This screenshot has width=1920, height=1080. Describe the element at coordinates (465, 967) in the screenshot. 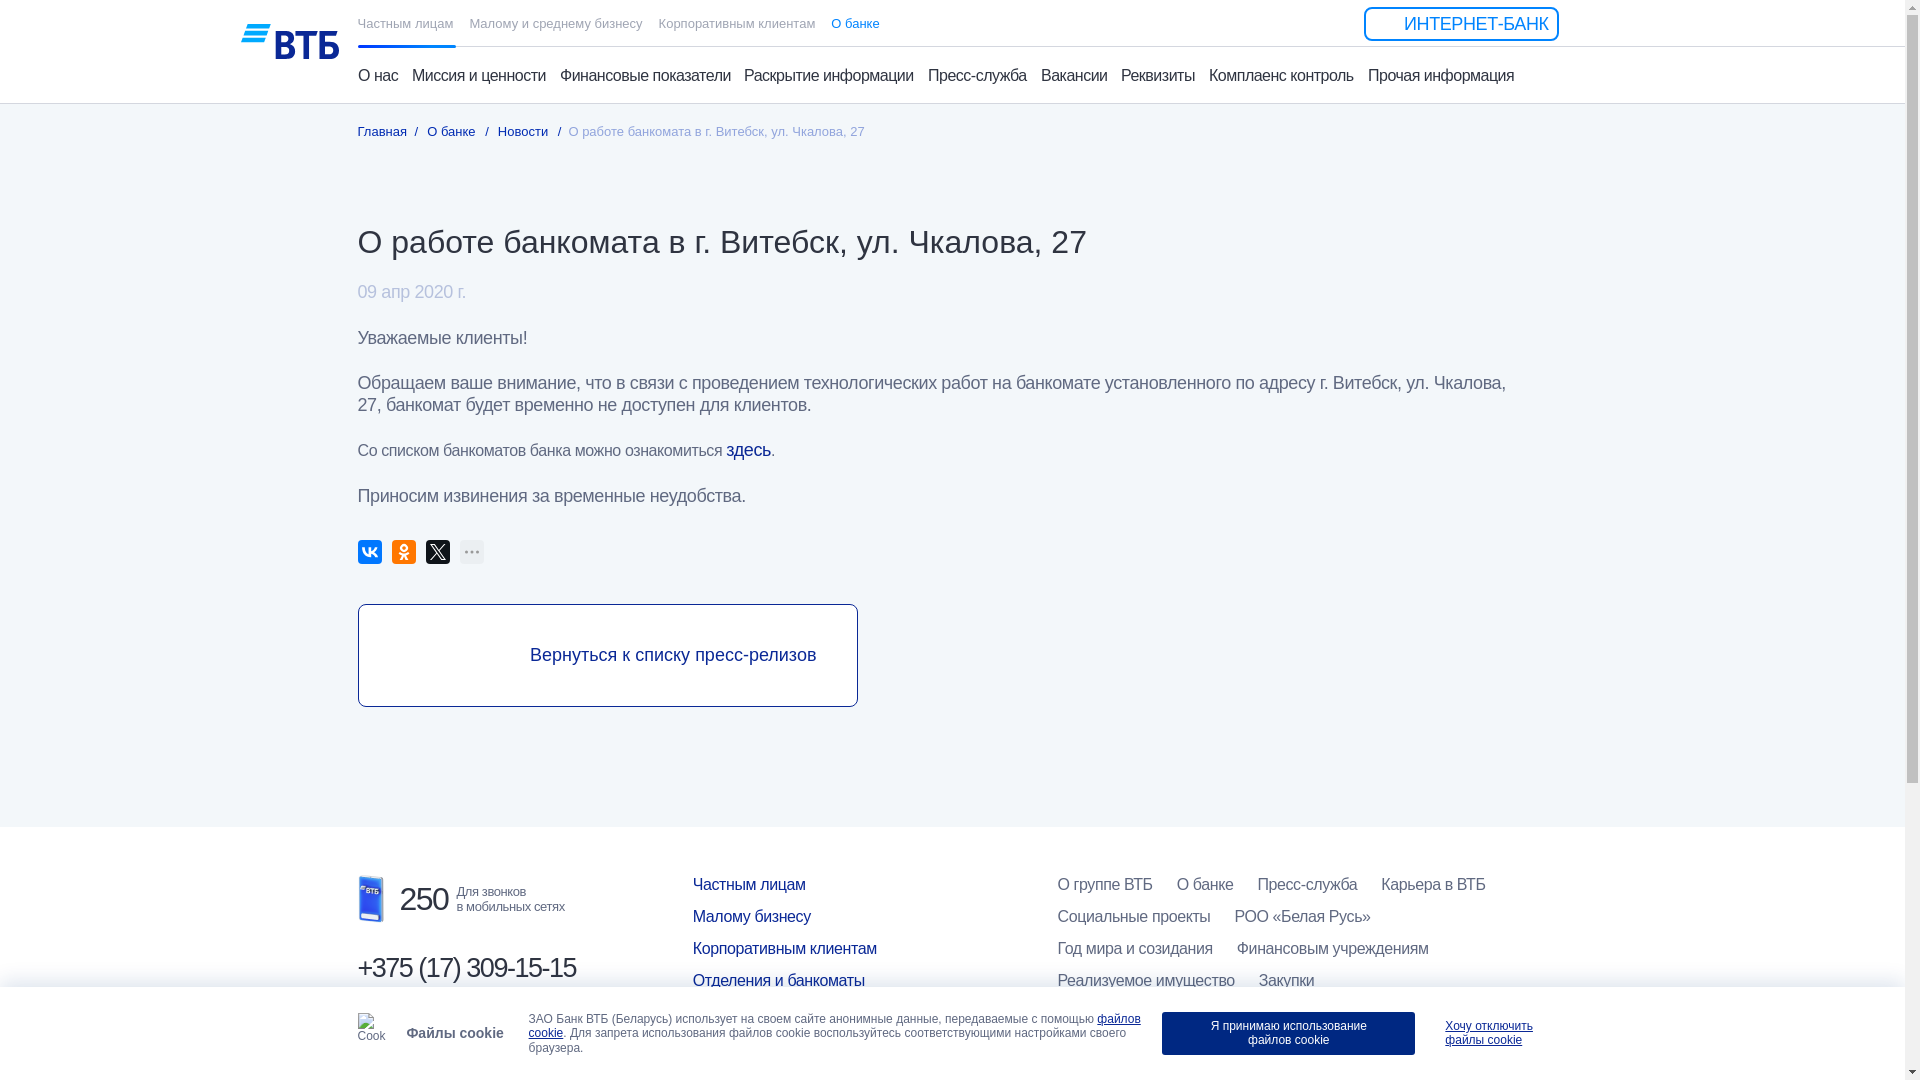

I see `'+375 (17) 309-15-15'` at that location.